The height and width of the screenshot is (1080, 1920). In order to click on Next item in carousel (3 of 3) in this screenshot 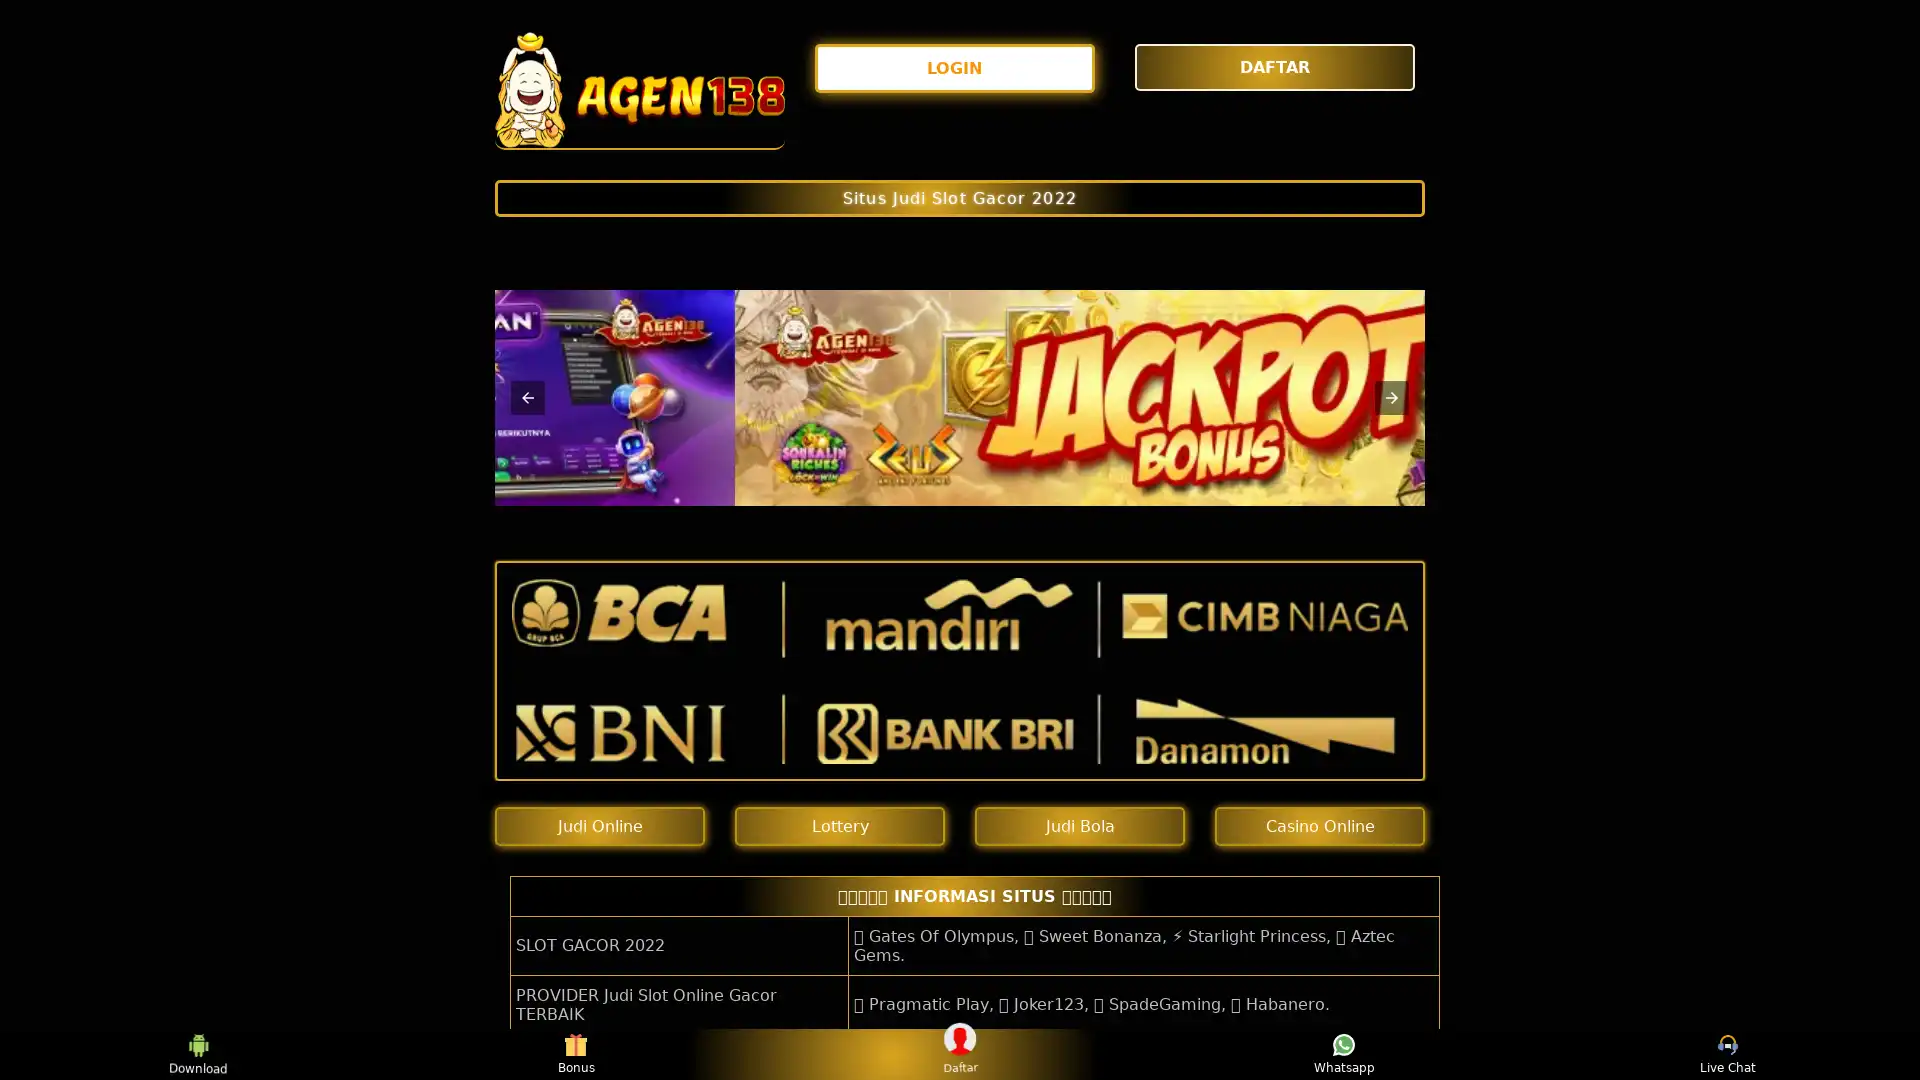, I will do `click(1391, 397)`.